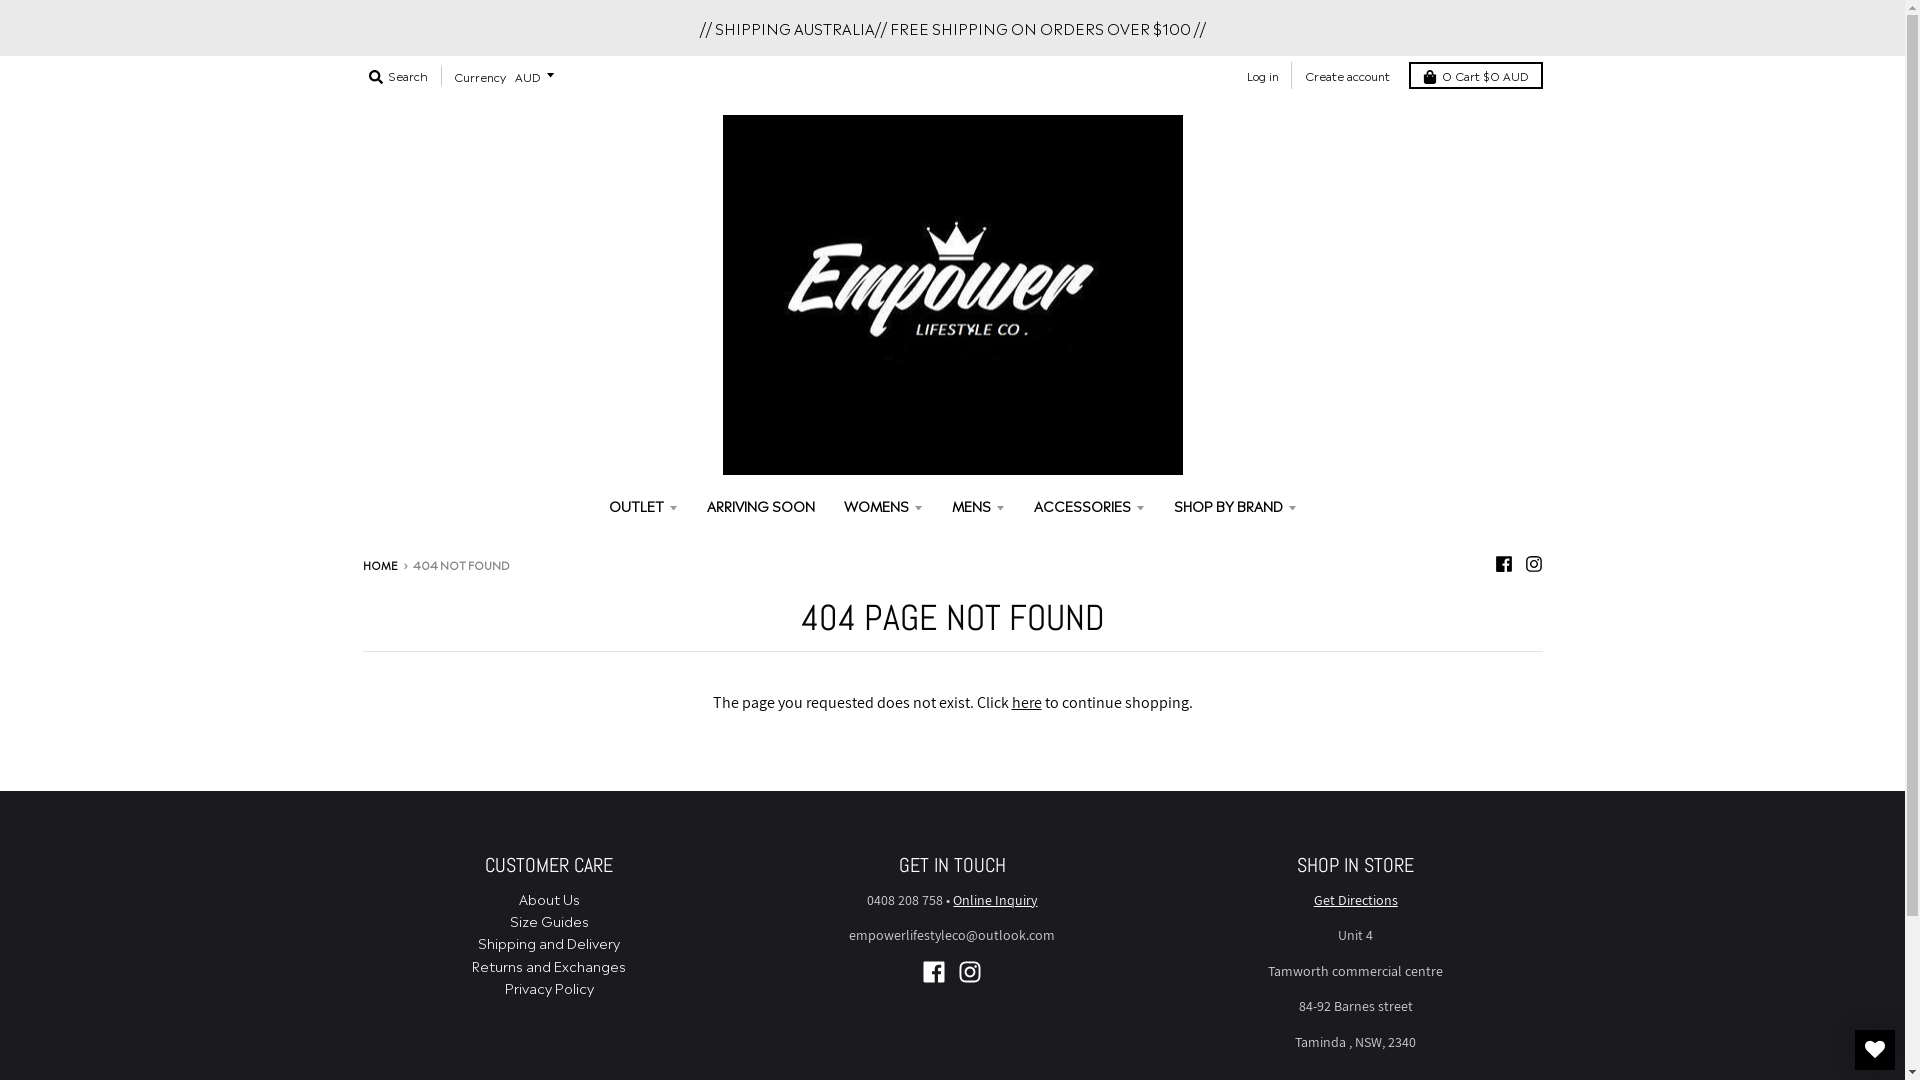  What do you see at coordinates (969, 971) in the screenshot?
I see `'Instagram - Empower Lifestyle '` at bounding box center [969, 971].